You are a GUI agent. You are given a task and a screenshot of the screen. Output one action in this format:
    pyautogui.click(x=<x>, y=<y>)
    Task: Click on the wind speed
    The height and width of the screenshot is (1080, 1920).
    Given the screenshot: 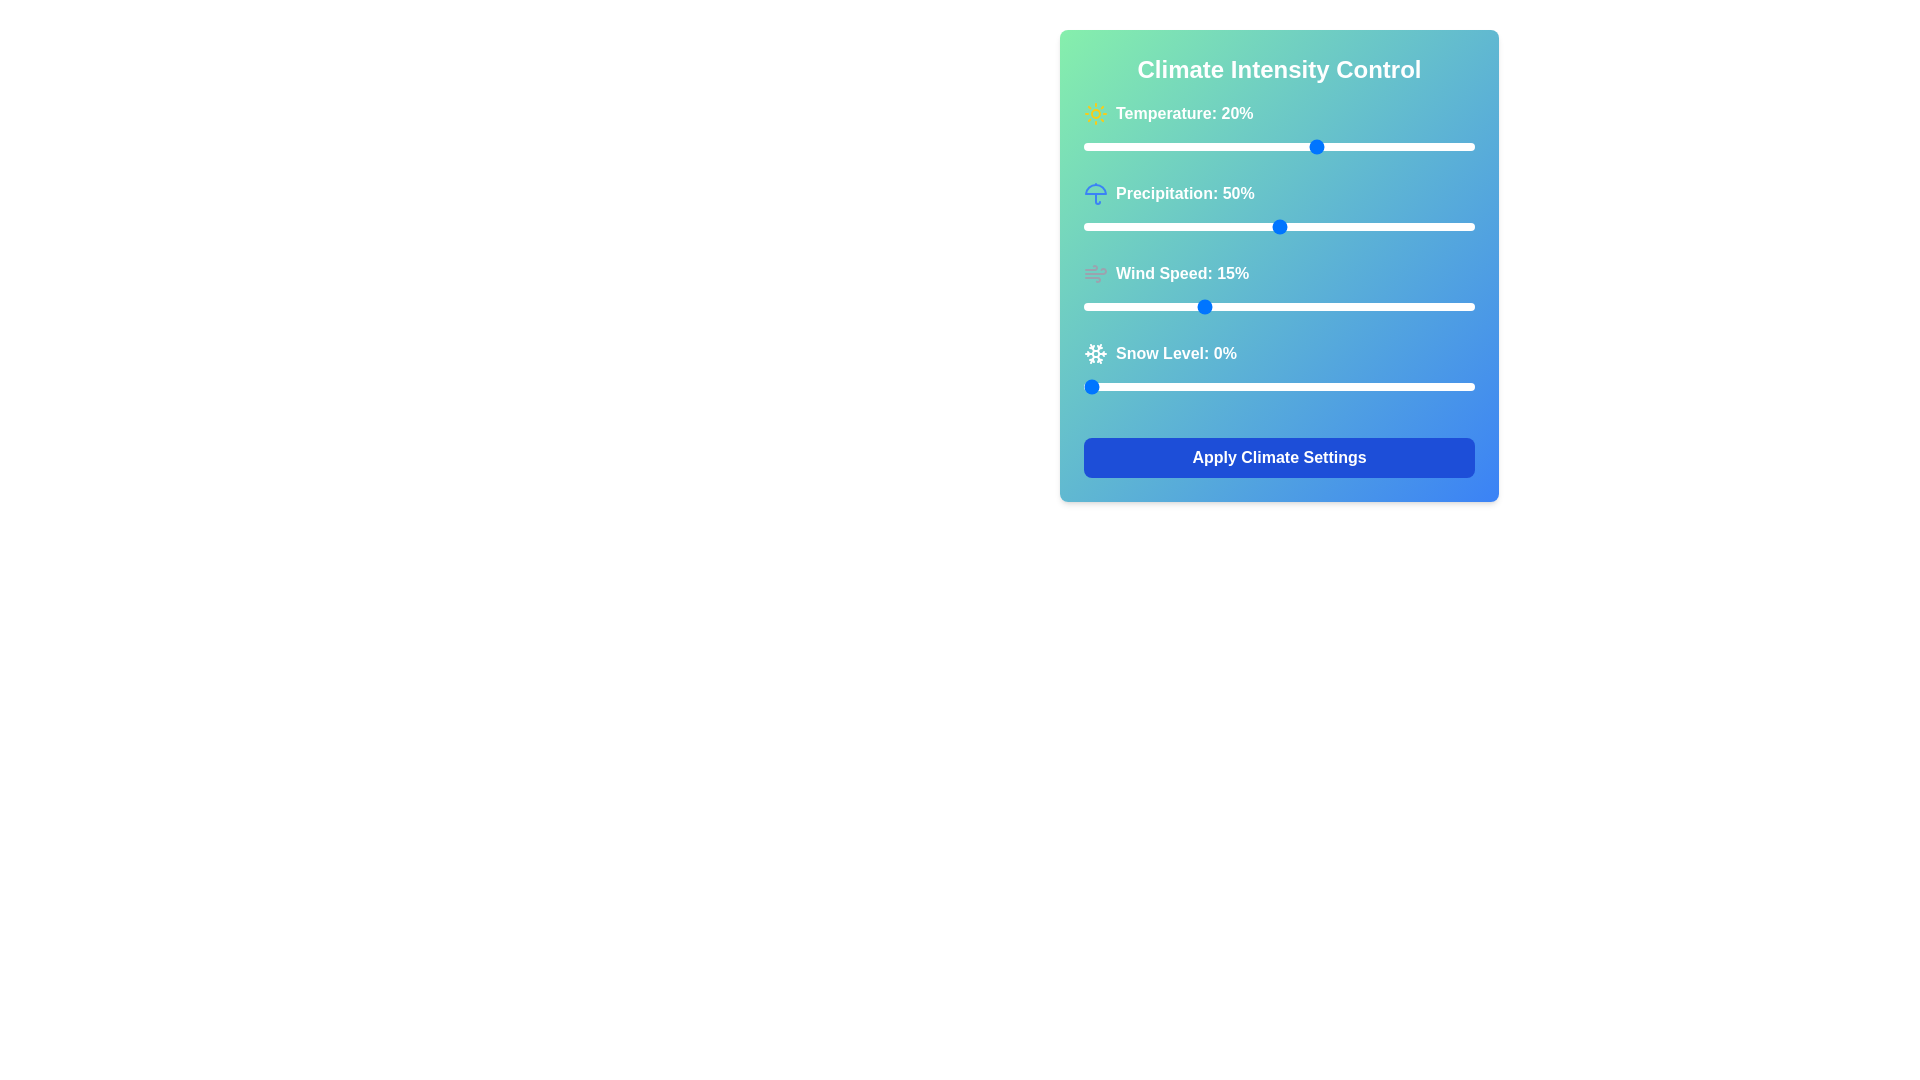 What is the action you would take?
    pyautogui.click(x=1364, y=307)
    